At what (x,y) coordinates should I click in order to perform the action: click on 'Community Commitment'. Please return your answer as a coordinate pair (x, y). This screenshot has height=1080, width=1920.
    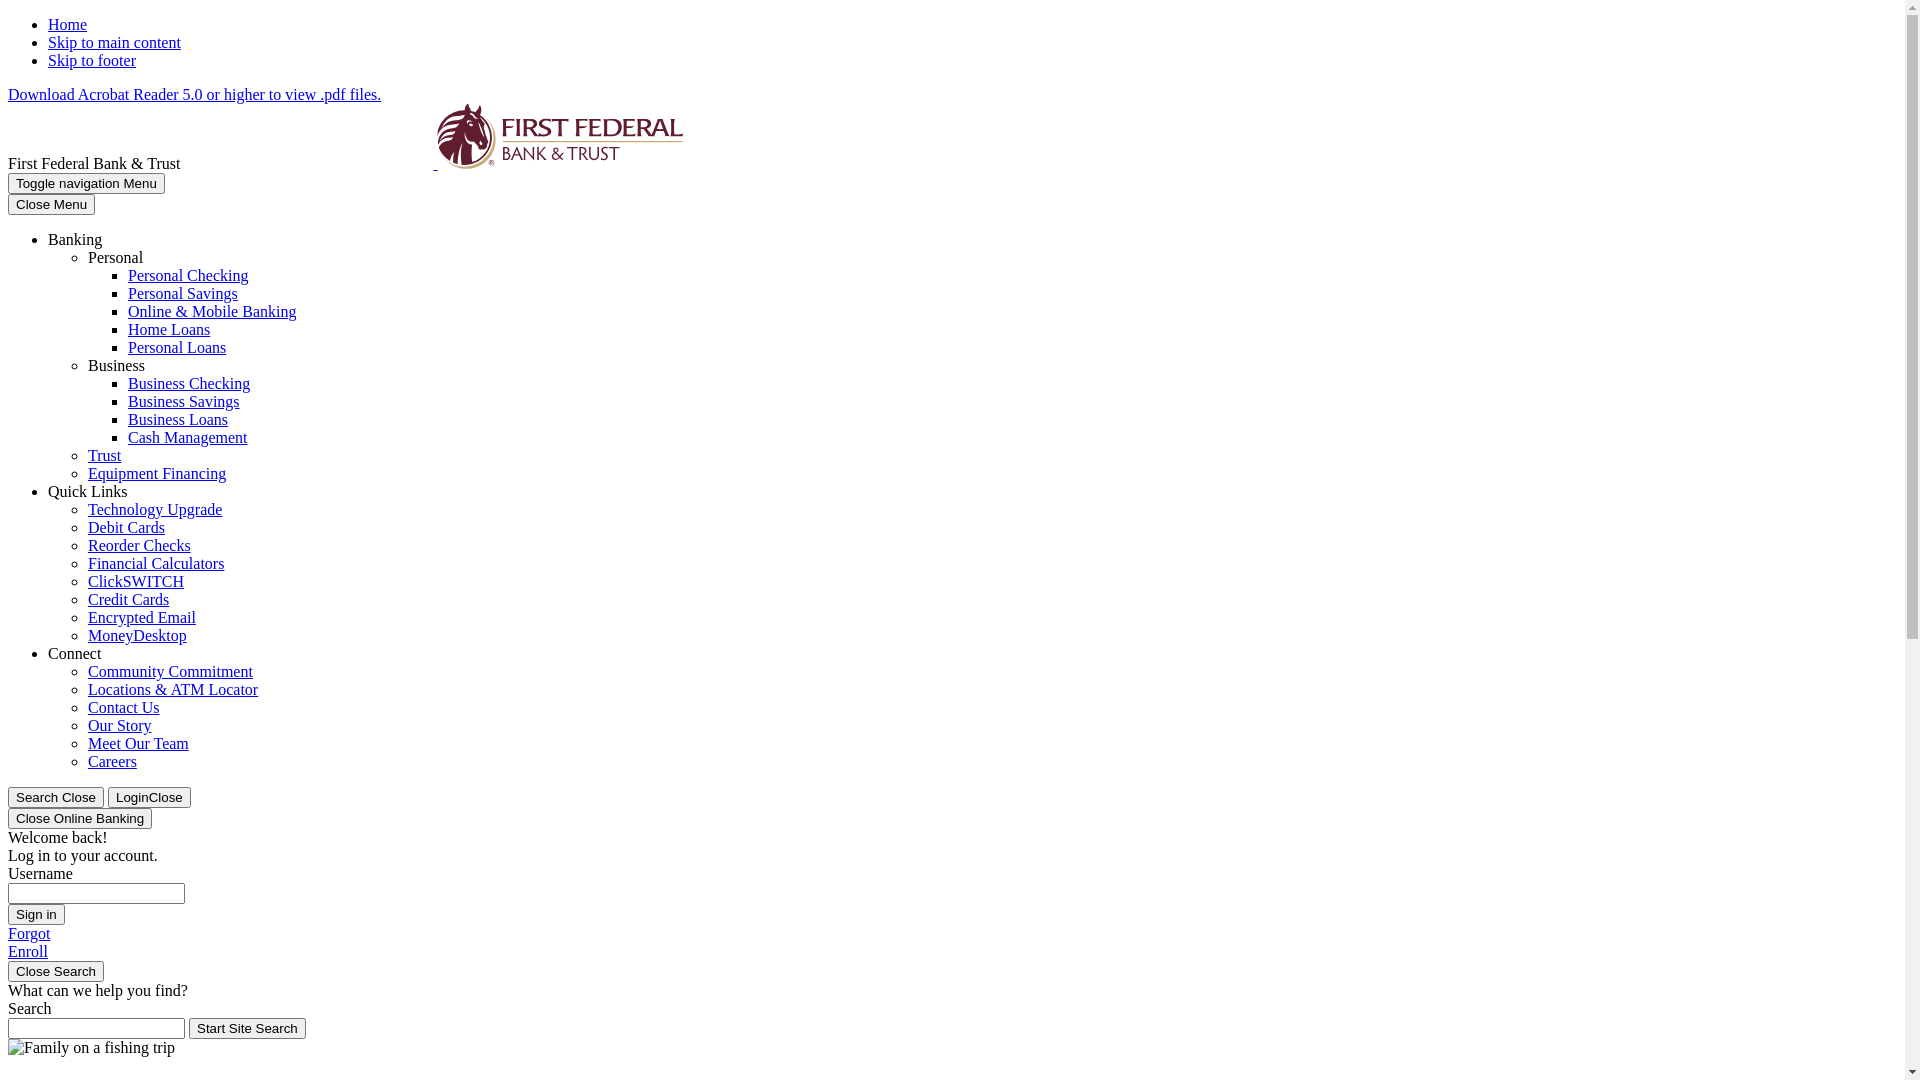
    Looking at the image, I should click on (86, 671).